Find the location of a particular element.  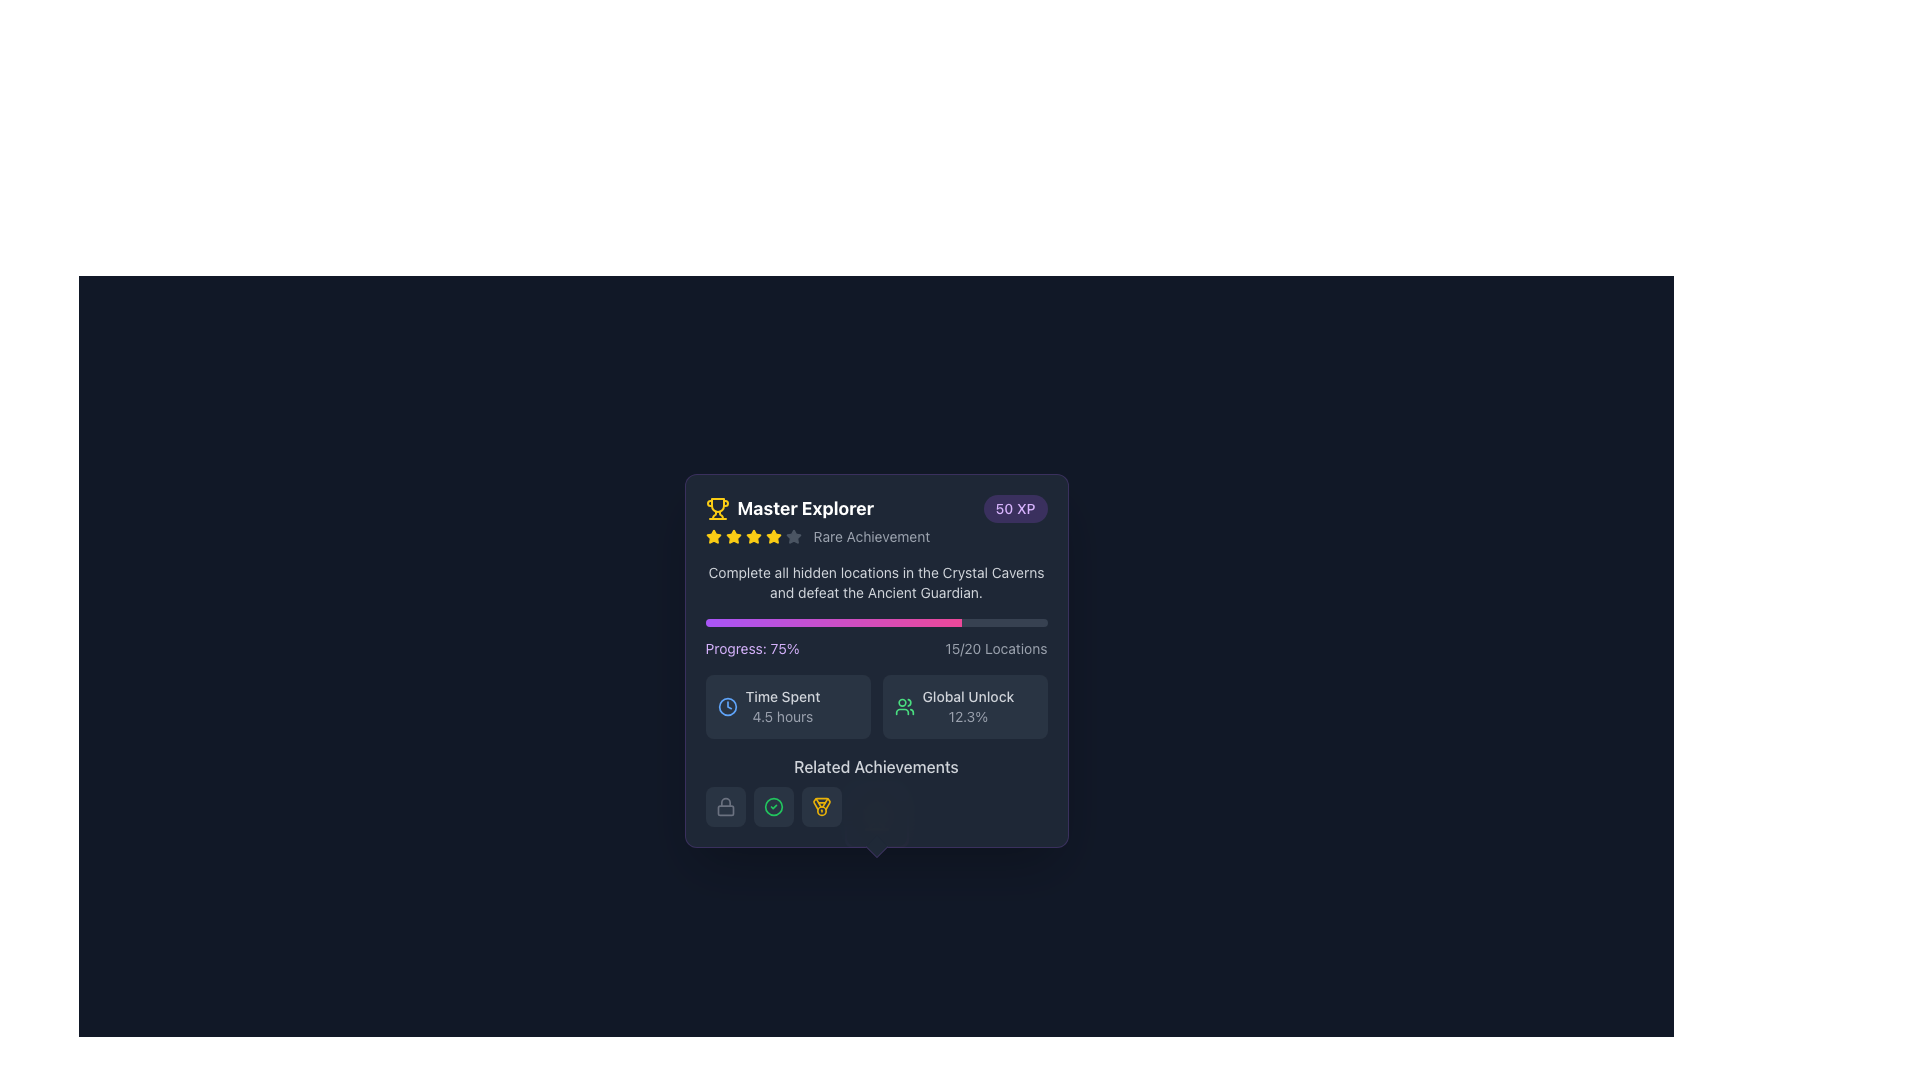

the percentage completion displayed on the Progress indicator located in the center of the 'Master Explorer' card, below its descriptive text is located at coordinates (876, 639).